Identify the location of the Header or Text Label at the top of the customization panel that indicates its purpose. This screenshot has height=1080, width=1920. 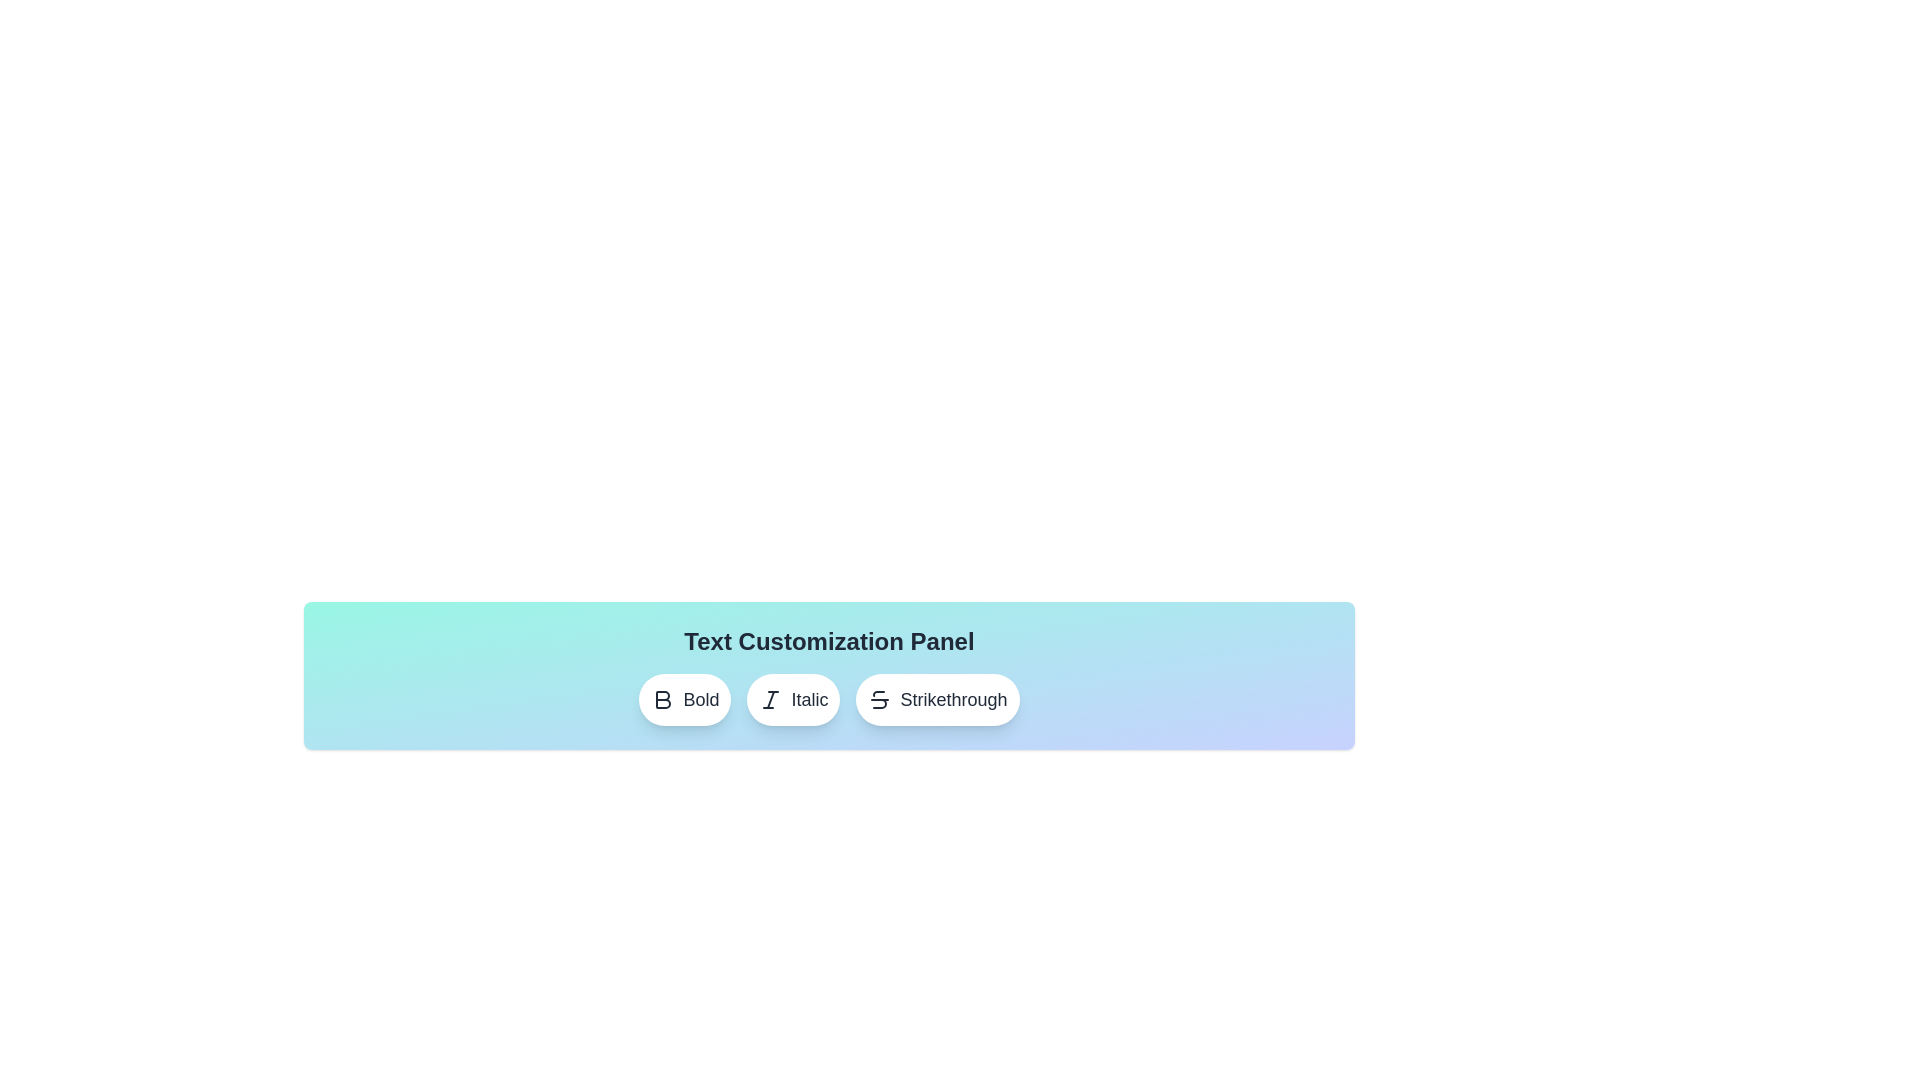
(829, 641).